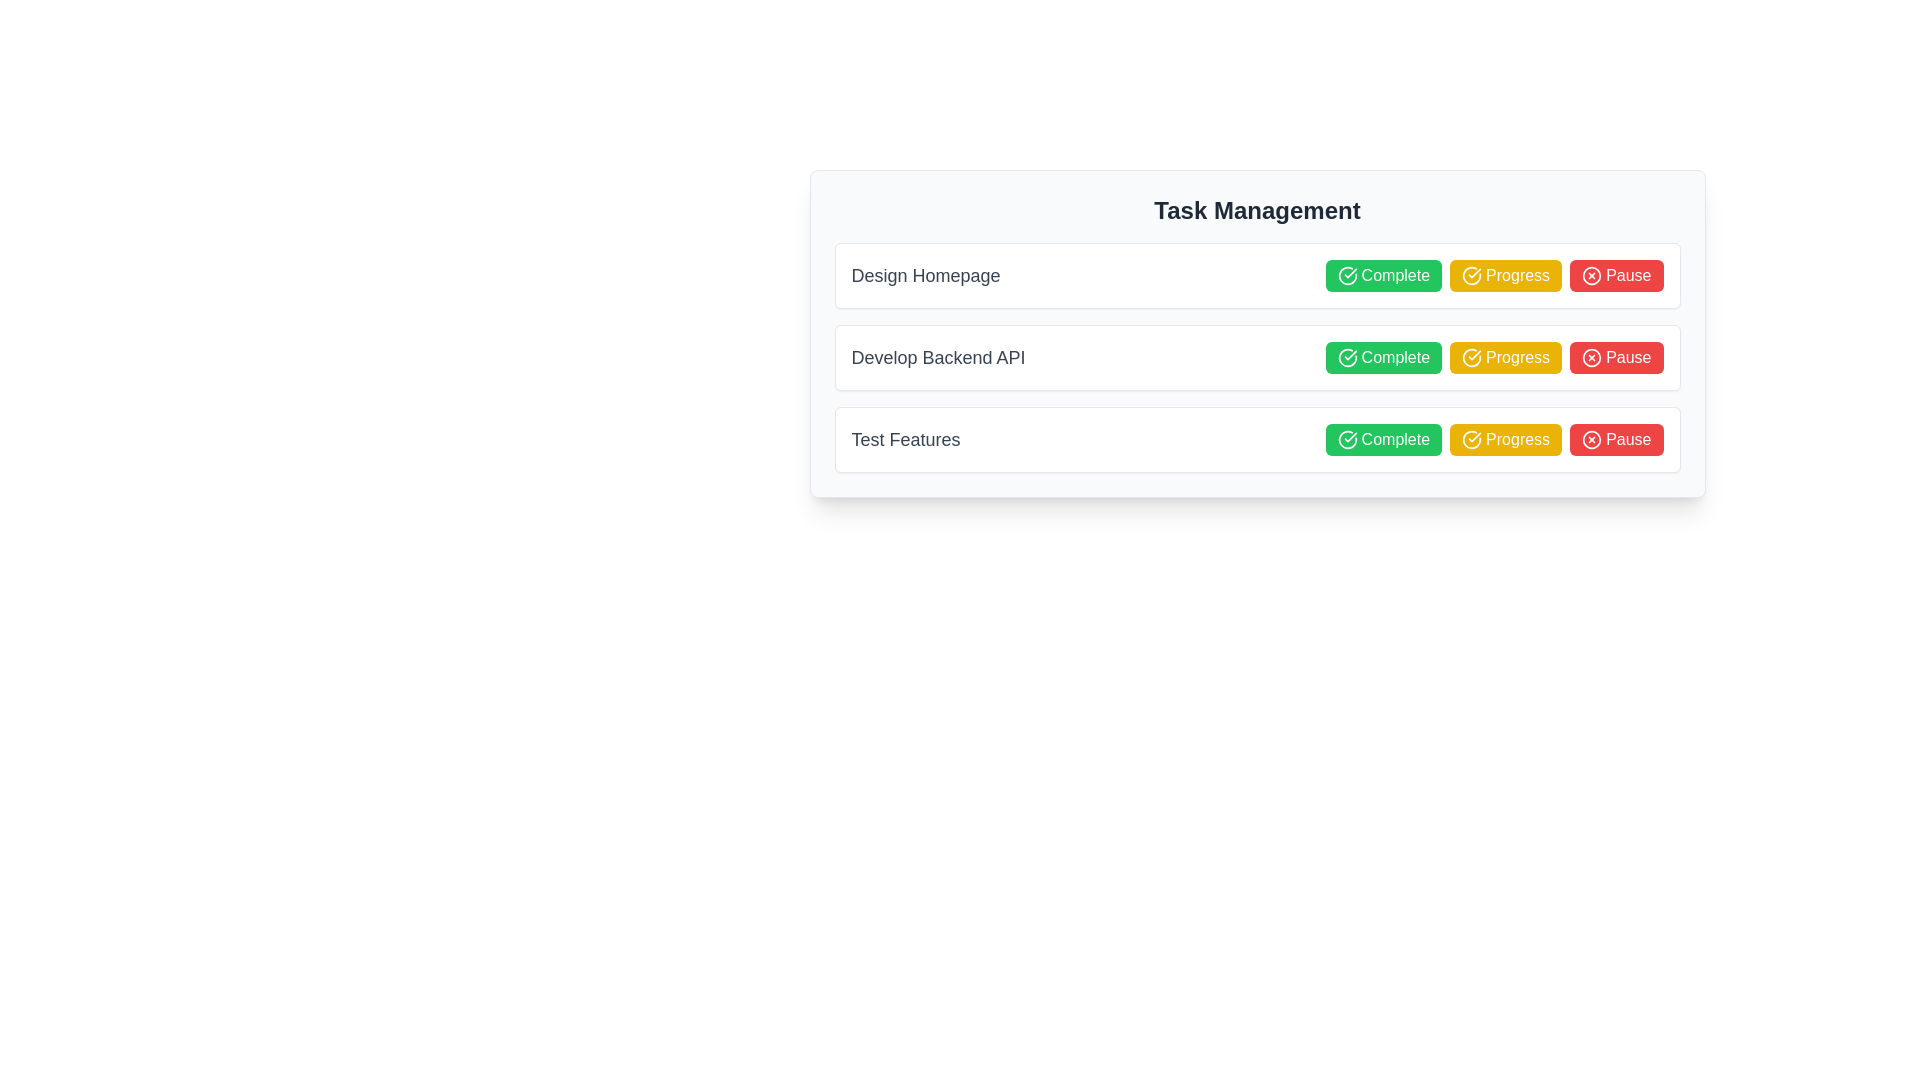  What do you see at coordinates (1472, 438) in the screenshot?
I see `the 'Progress' button which has a yellow background and white text, located in the third row of the task management table` at bounding box center [1472, 438].